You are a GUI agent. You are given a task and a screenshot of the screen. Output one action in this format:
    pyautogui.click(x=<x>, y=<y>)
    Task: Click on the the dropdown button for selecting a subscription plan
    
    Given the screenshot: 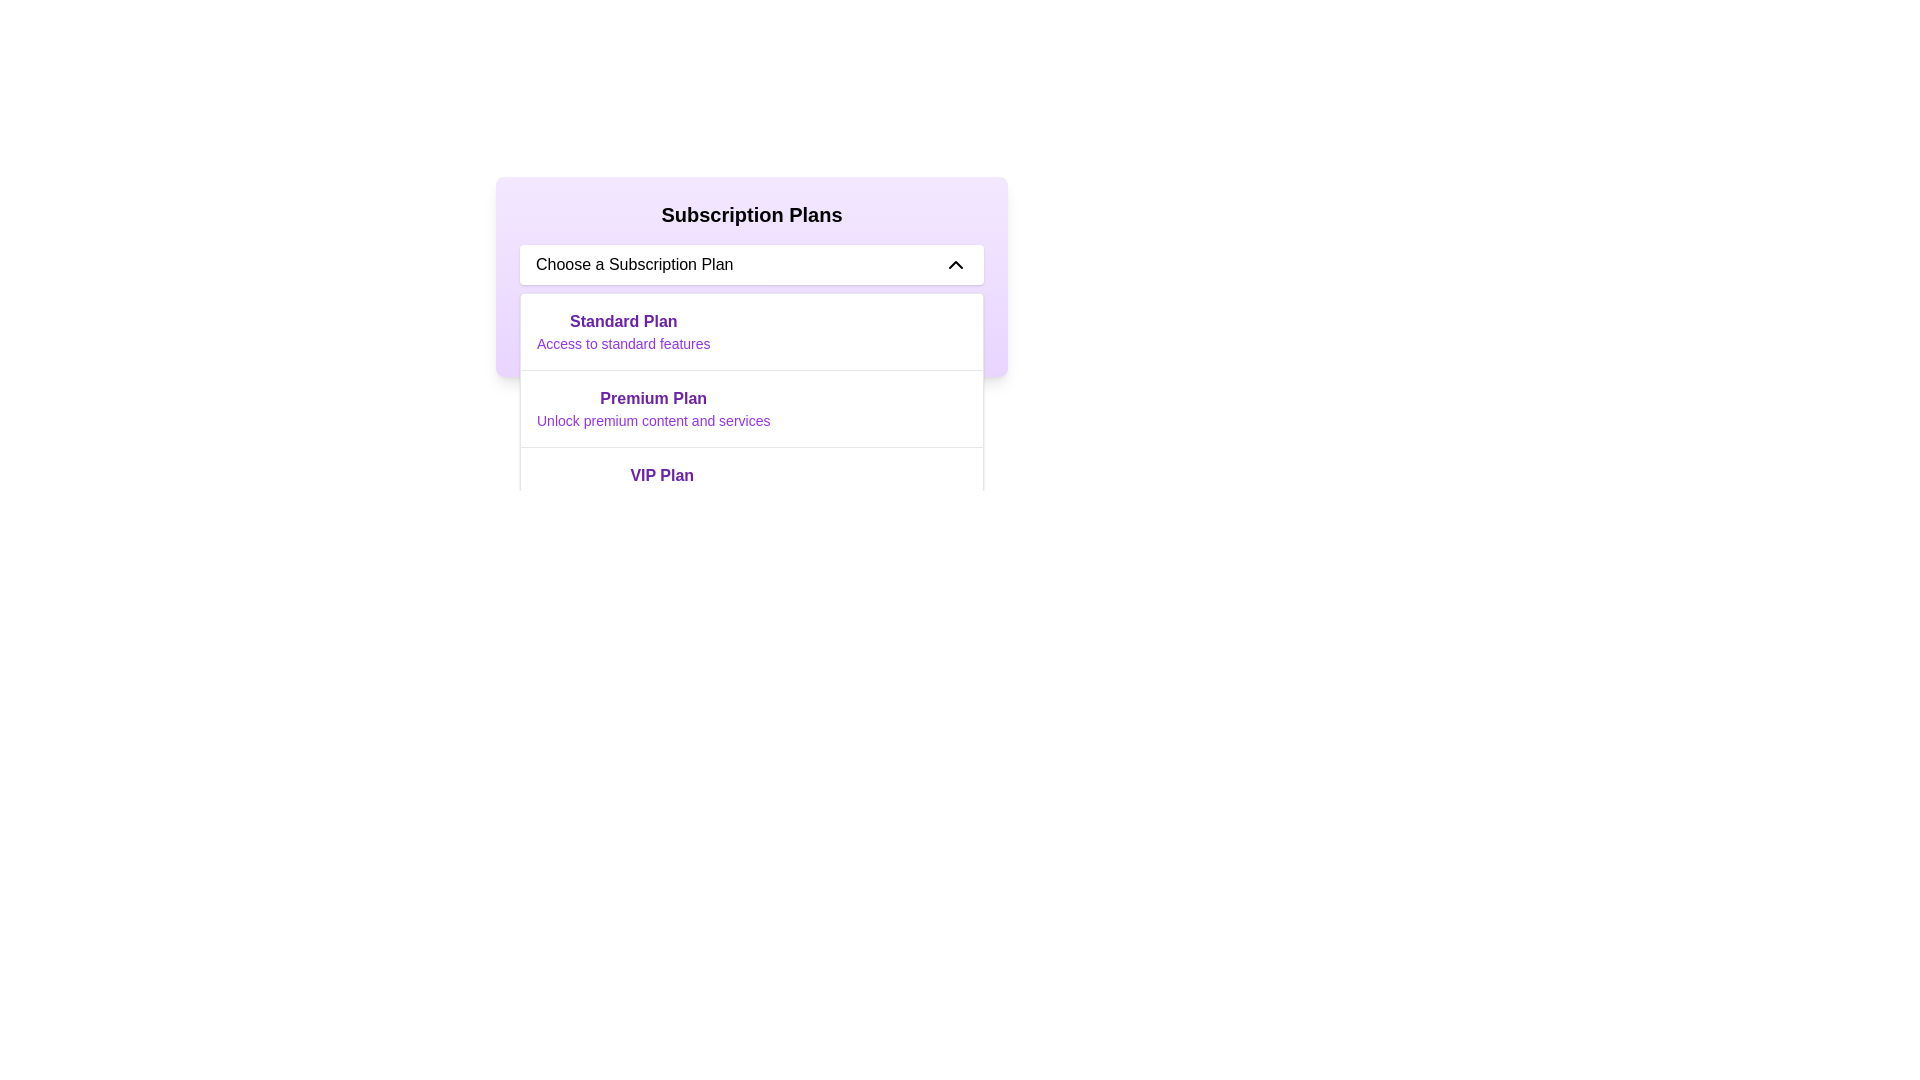 What is the action you would take?
    pyautogui.click(x=751, y=264)
    